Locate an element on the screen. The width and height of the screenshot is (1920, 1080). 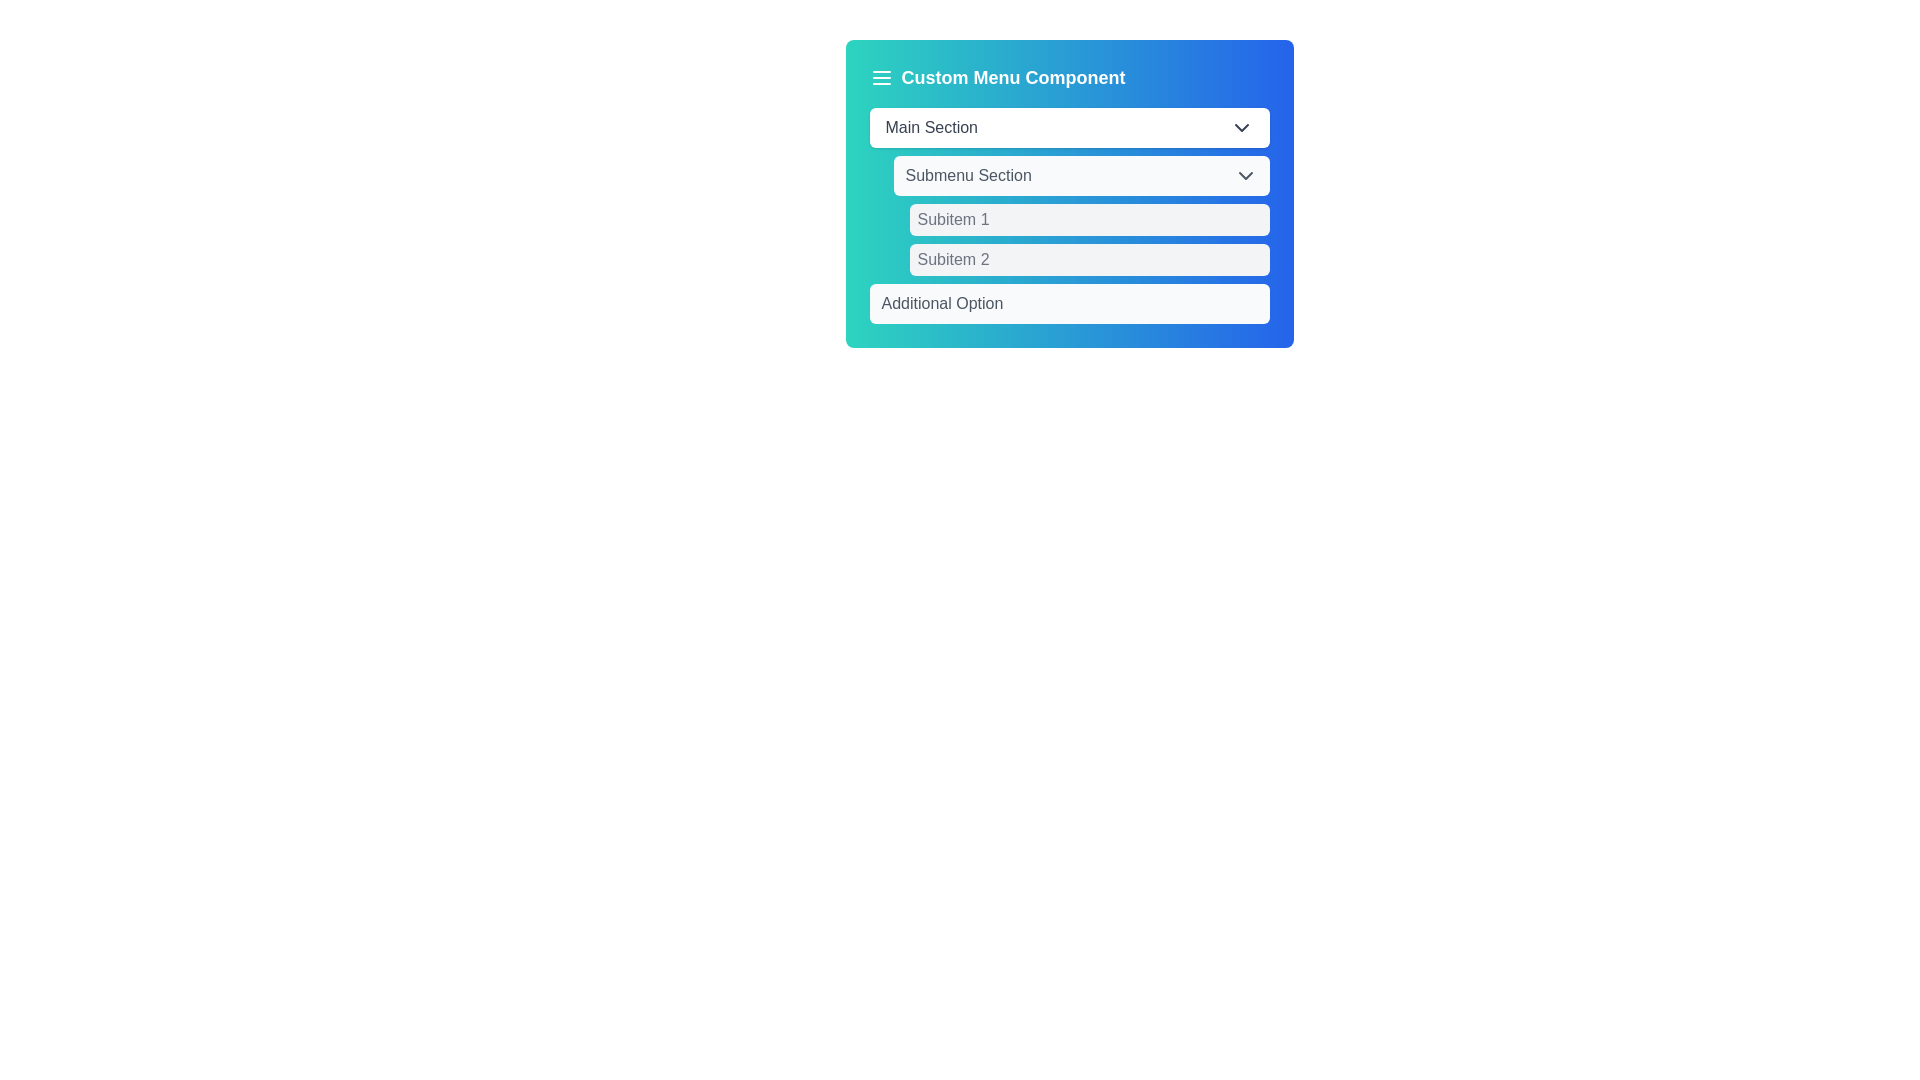
the clickable menu option button located directly below 'Subitem 2' in the vertical menu to change its background is located at coordinates (1068, 304).